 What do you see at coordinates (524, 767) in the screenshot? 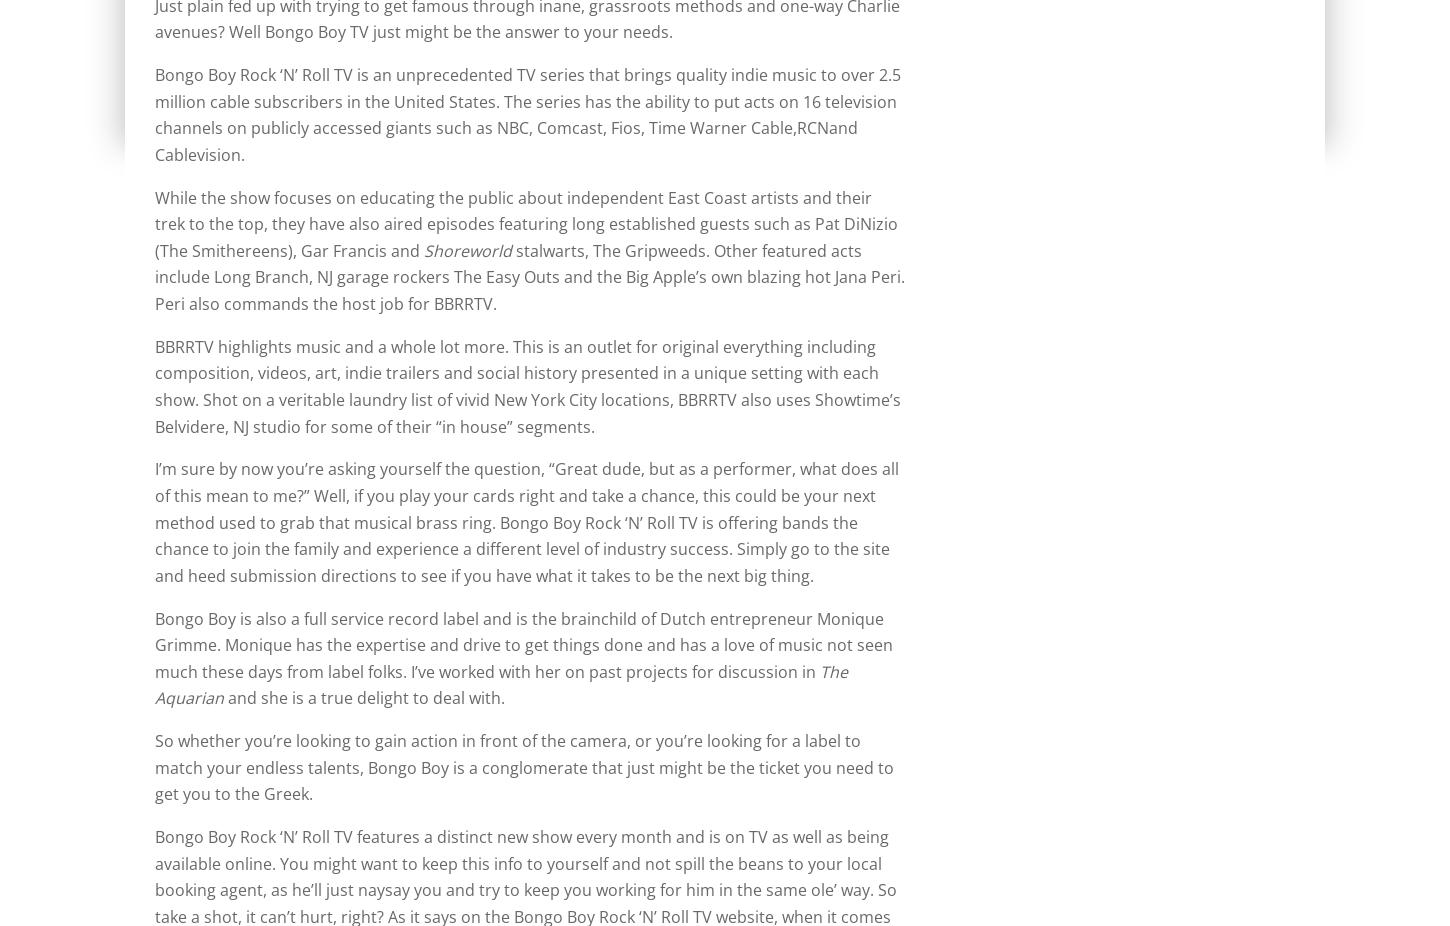
I see `'So whether you’re looking to gain action in front of the camera, or you’re looking for a label to match your endless talents, Bongo Boy is a conglomerate that just might be the ticket you need to get you to the Greek.'` at bounding box center [524, 767].